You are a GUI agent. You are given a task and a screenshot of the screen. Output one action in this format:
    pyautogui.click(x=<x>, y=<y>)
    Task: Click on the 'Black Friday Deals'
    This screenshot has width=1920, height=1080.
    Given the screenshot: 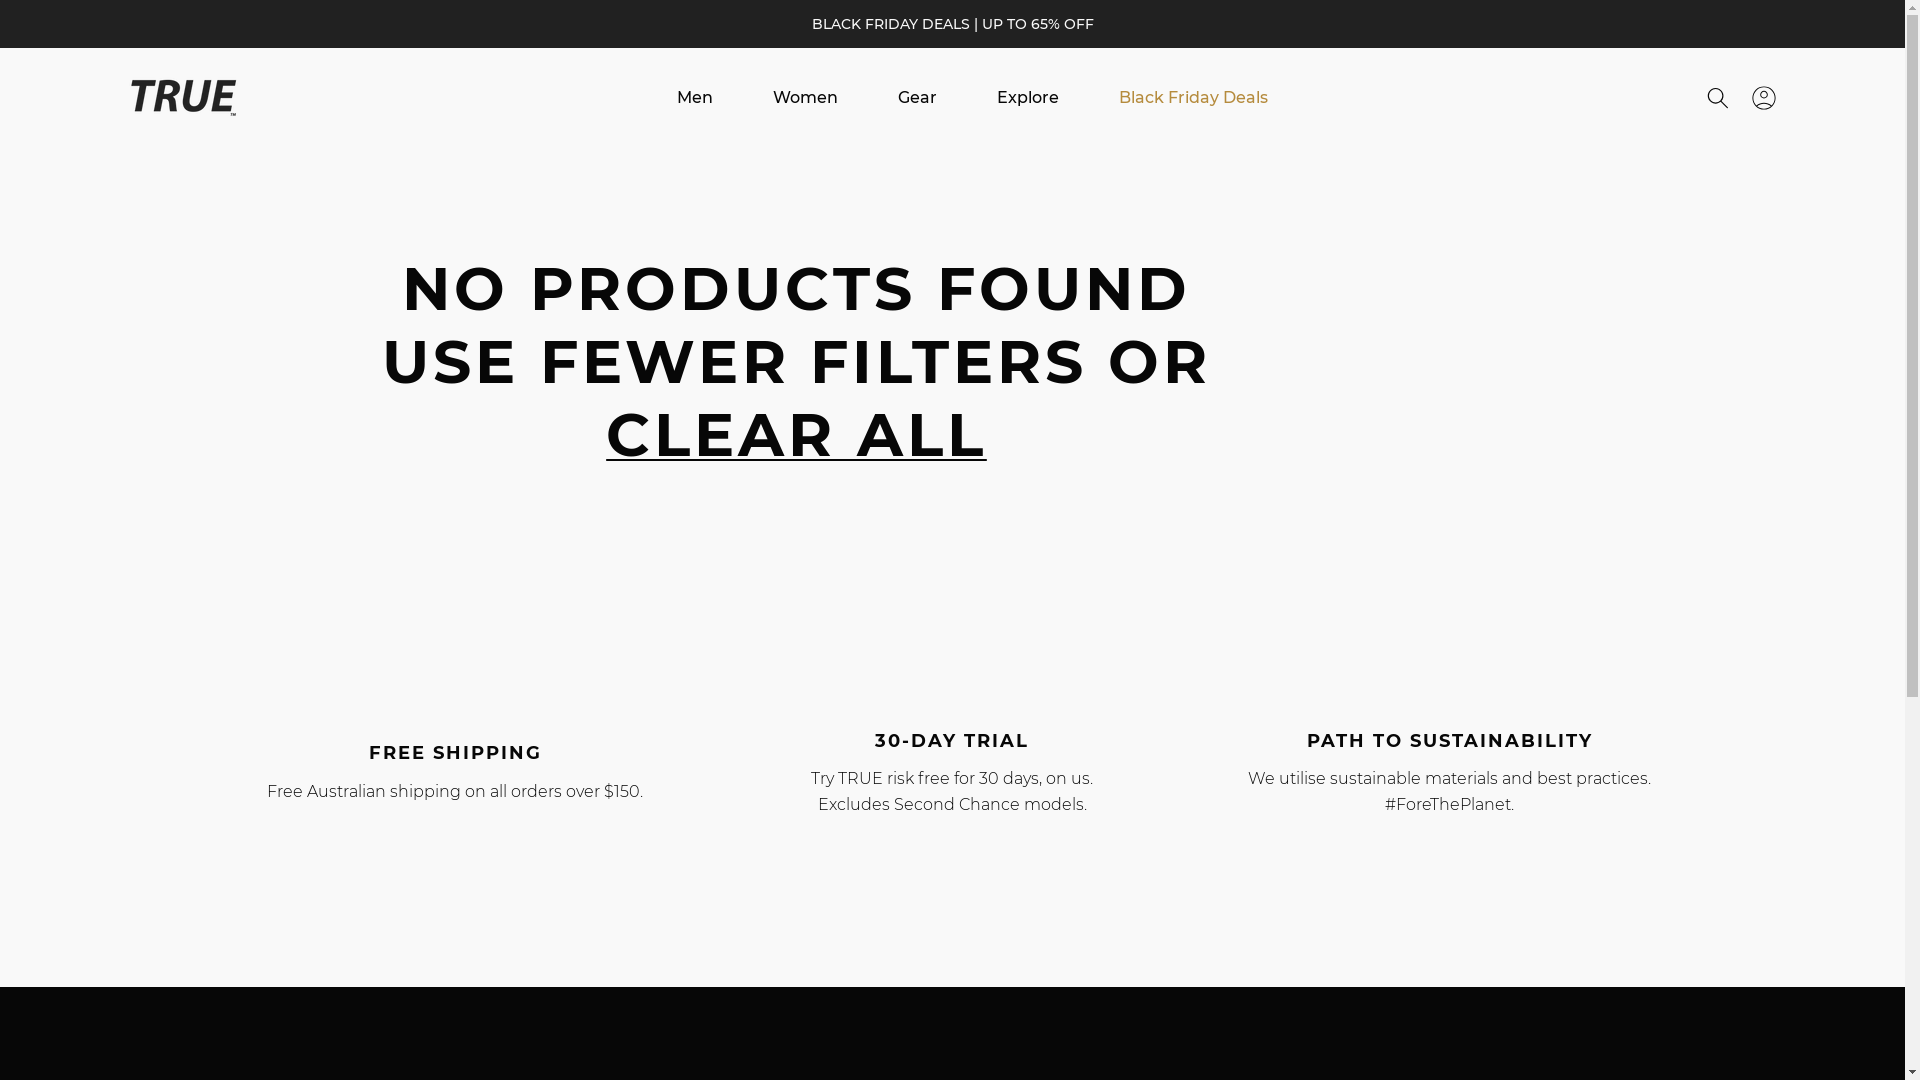 What is the action you would take?
    pyautogui.click(x=1117, y=97)
    